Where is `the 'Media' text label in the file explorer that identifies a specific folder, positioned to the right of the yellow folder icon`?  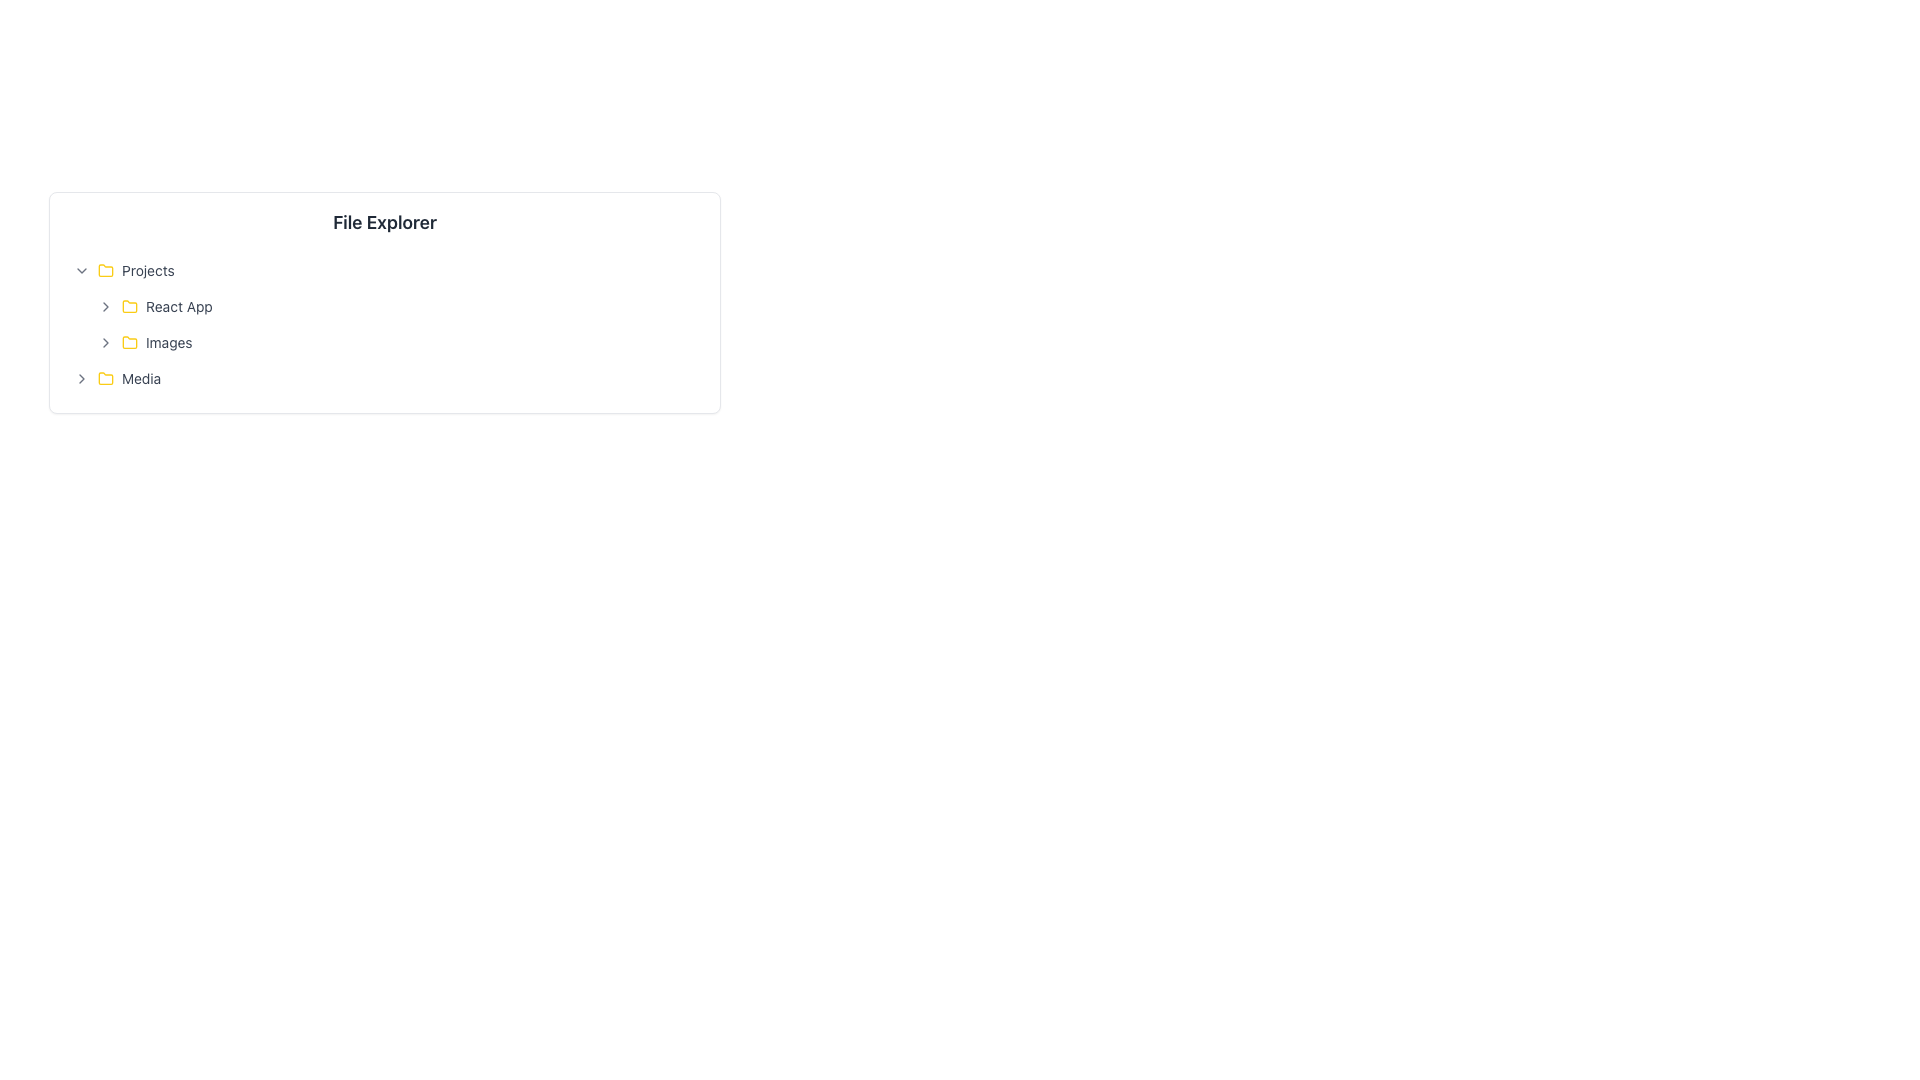
the 'Media' text label in the file explorer that identifies a specific folder, positioned to the right of the yellow folder icon is located at coordinates (140, 378).